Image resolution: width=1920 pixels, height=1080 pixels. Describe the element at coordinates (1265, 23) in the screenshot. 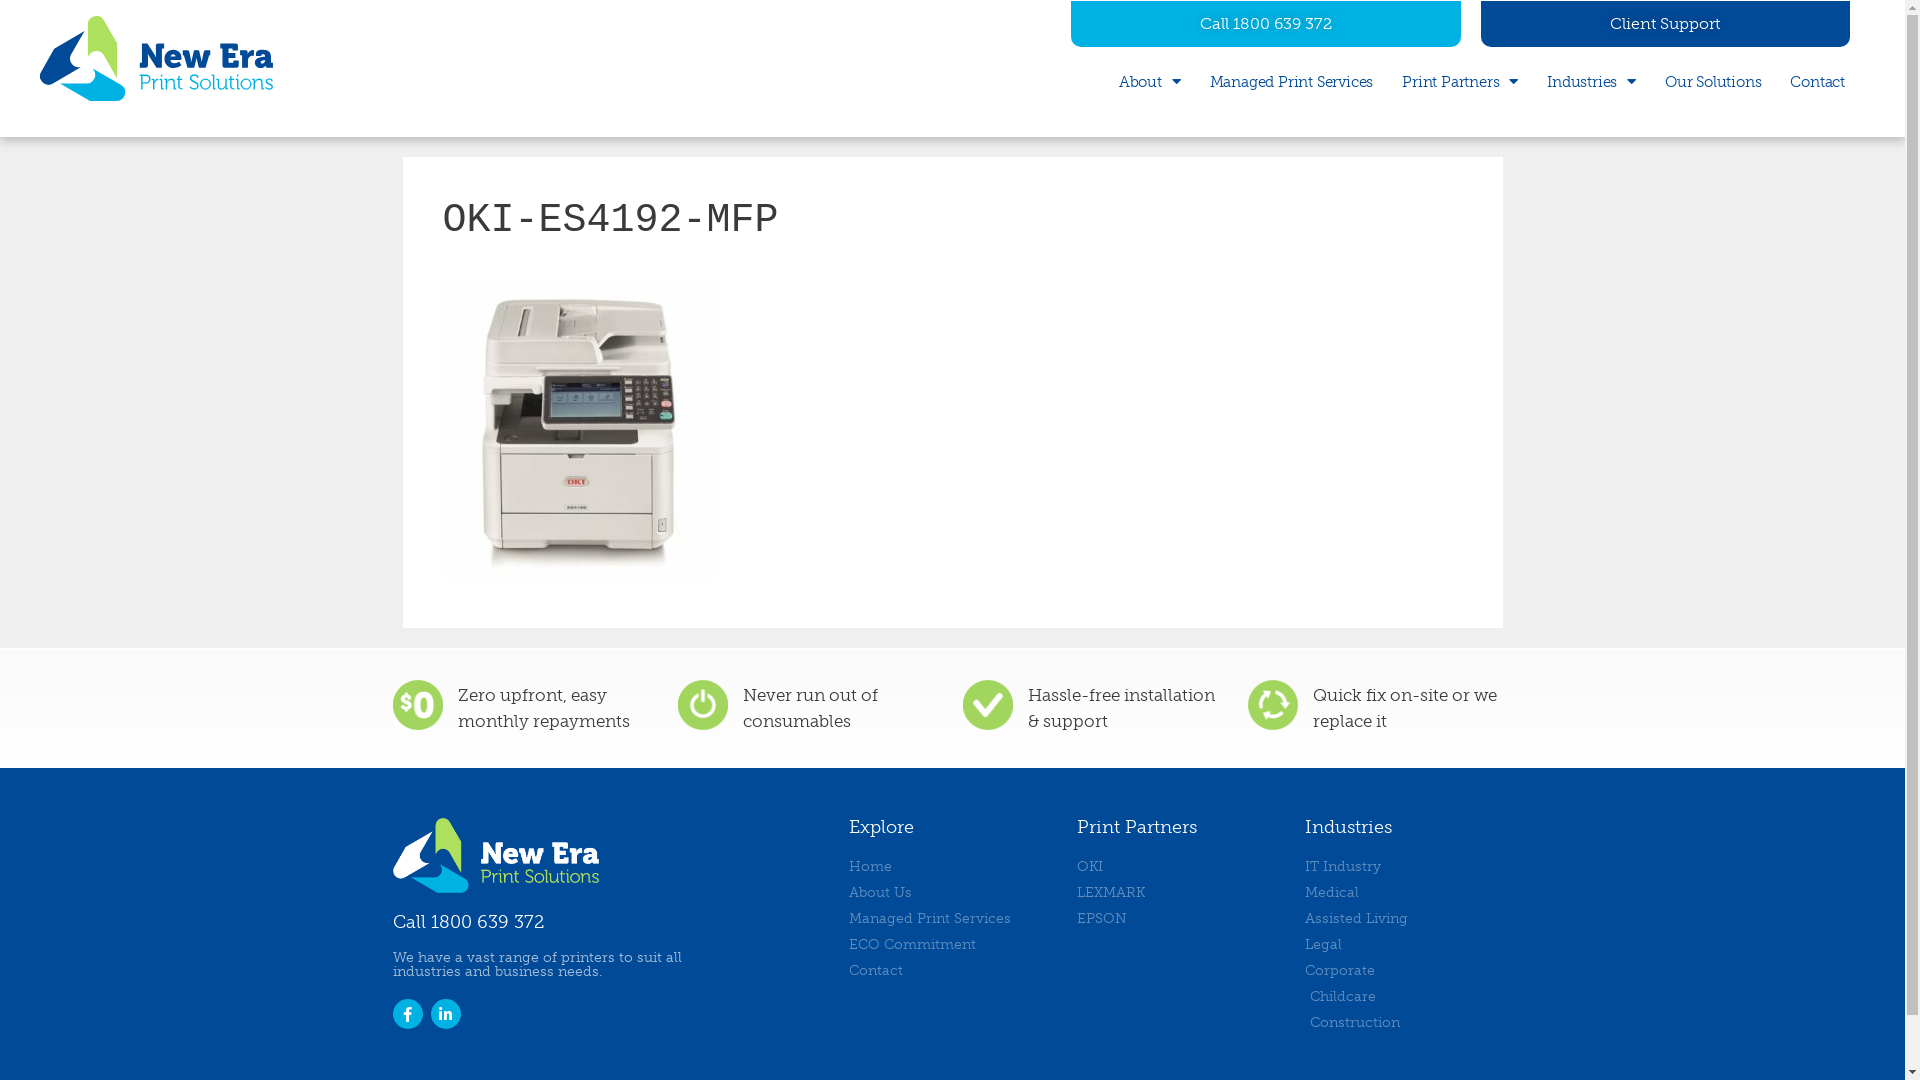

I see `'Call 1800 639 372'` at that location.